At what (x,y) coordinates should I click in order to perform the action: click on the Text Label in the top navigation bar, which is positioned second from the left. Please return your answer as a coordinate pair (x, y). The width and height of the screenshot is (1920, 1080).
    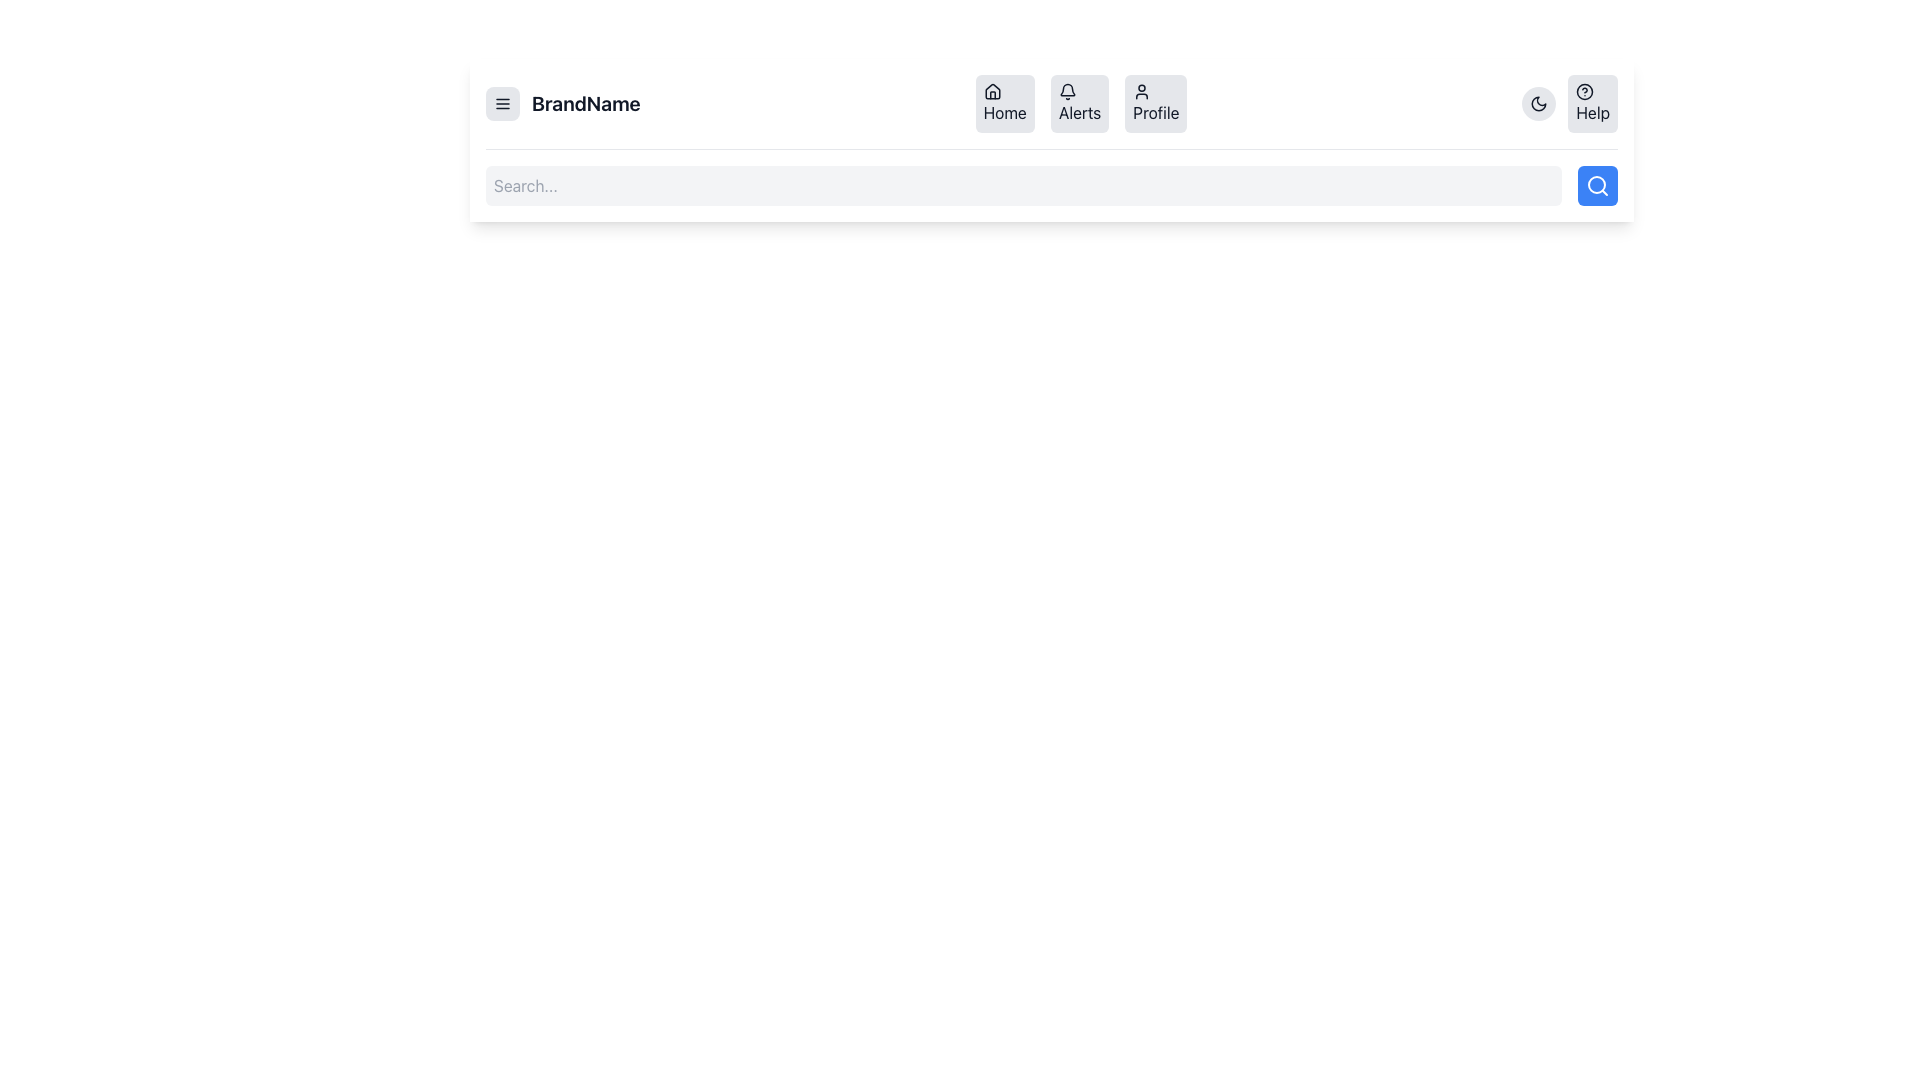
    Looking at the image, I should click on (562, 104).